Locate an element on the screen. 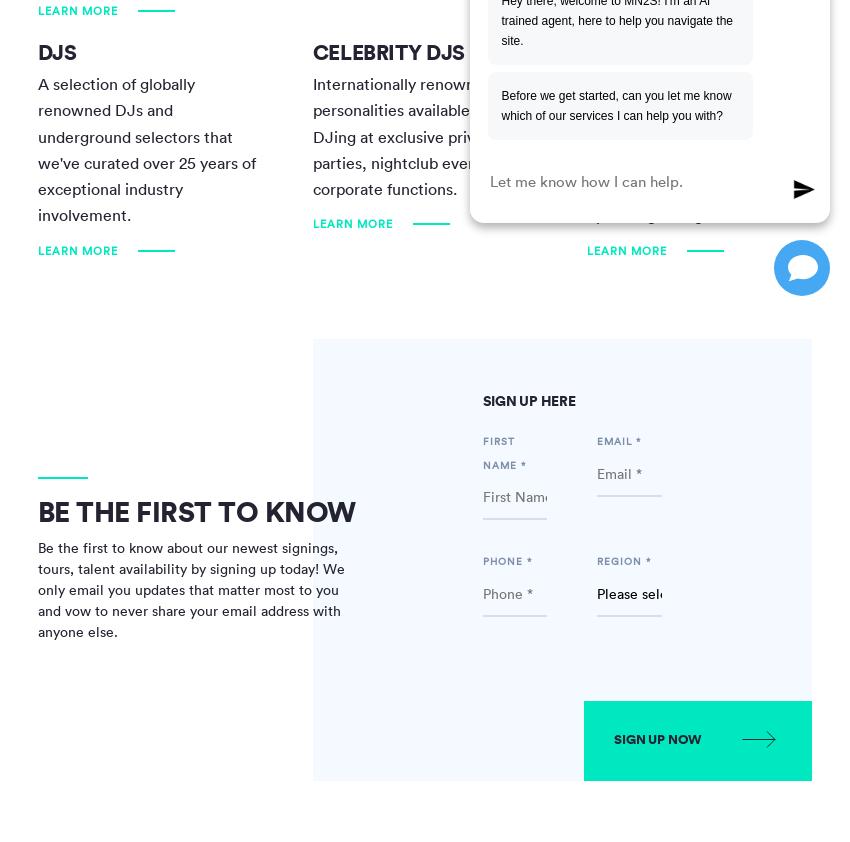 This screenshot has height=842, width=850. 'DJs' is located at coordinates (56, 50).